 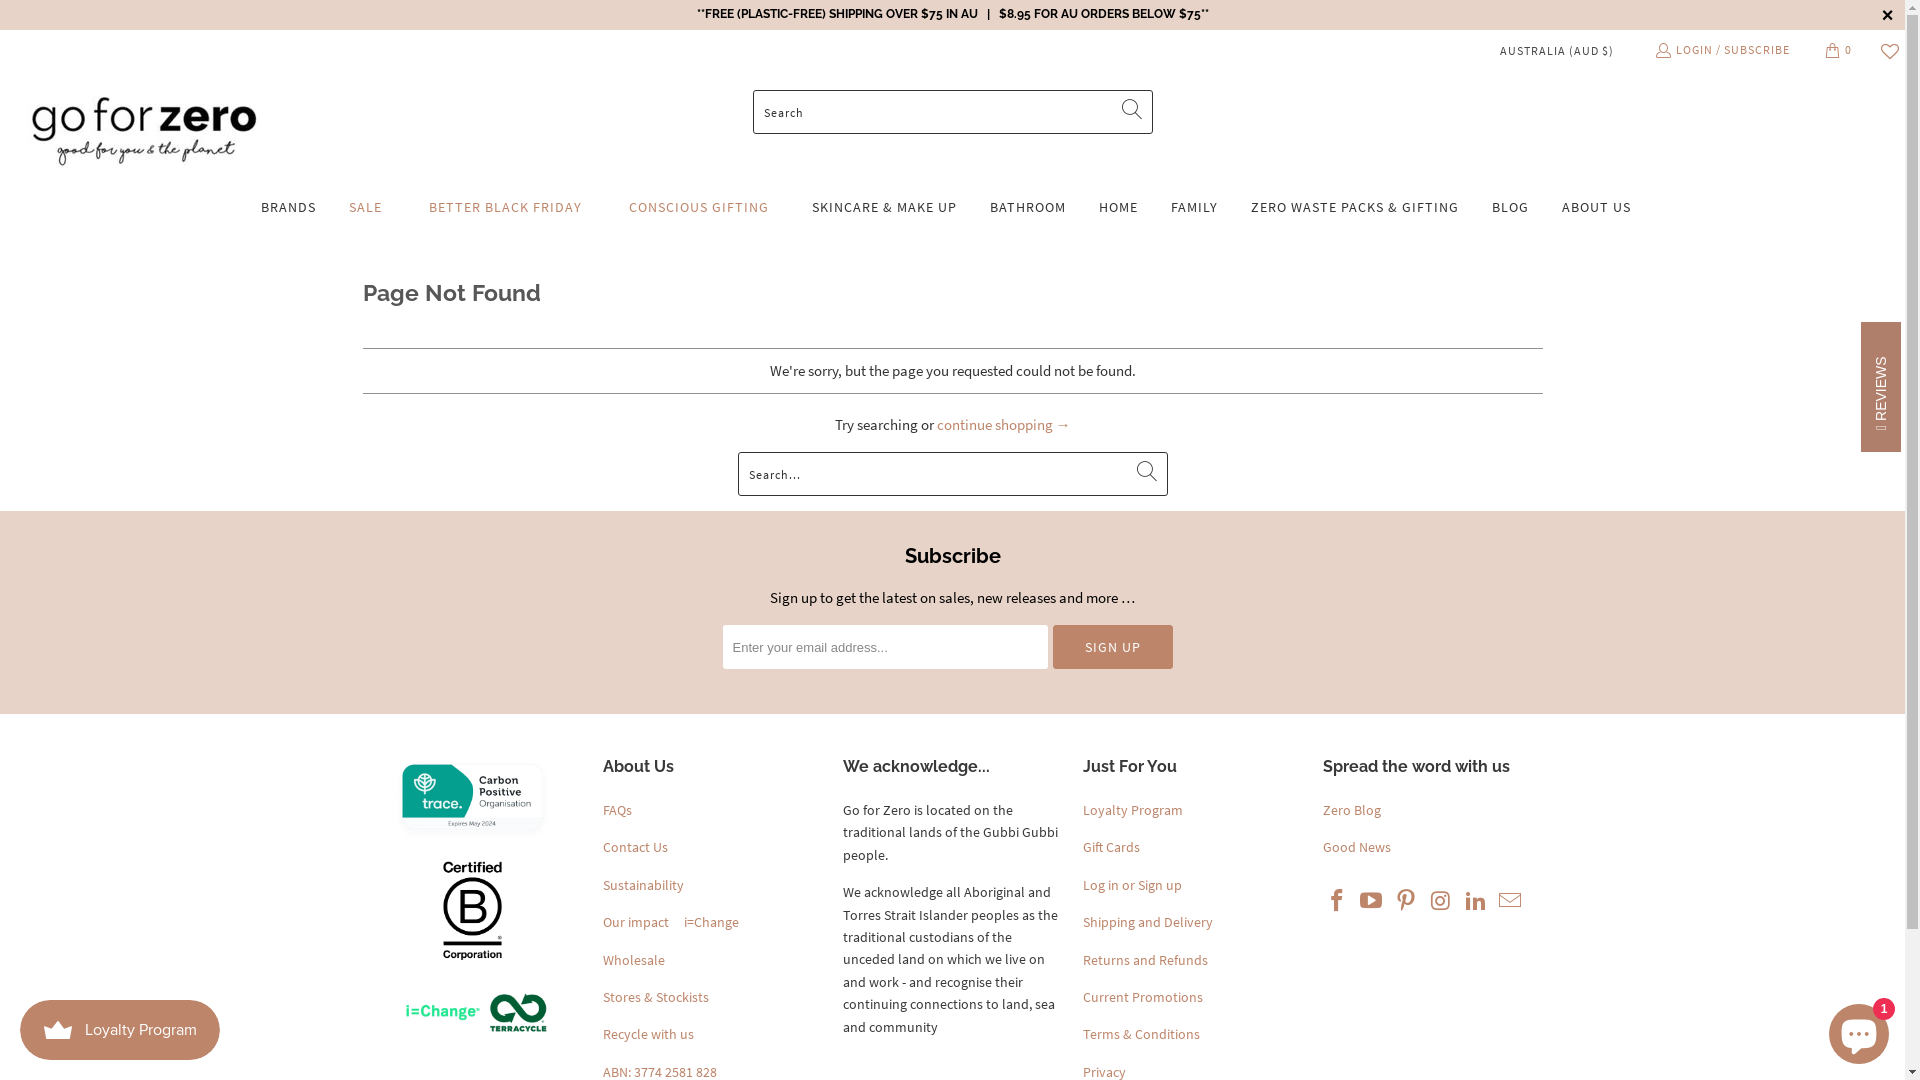 I want to click on 'Go For Zero on Instagram', so click(x=1425, y=901).